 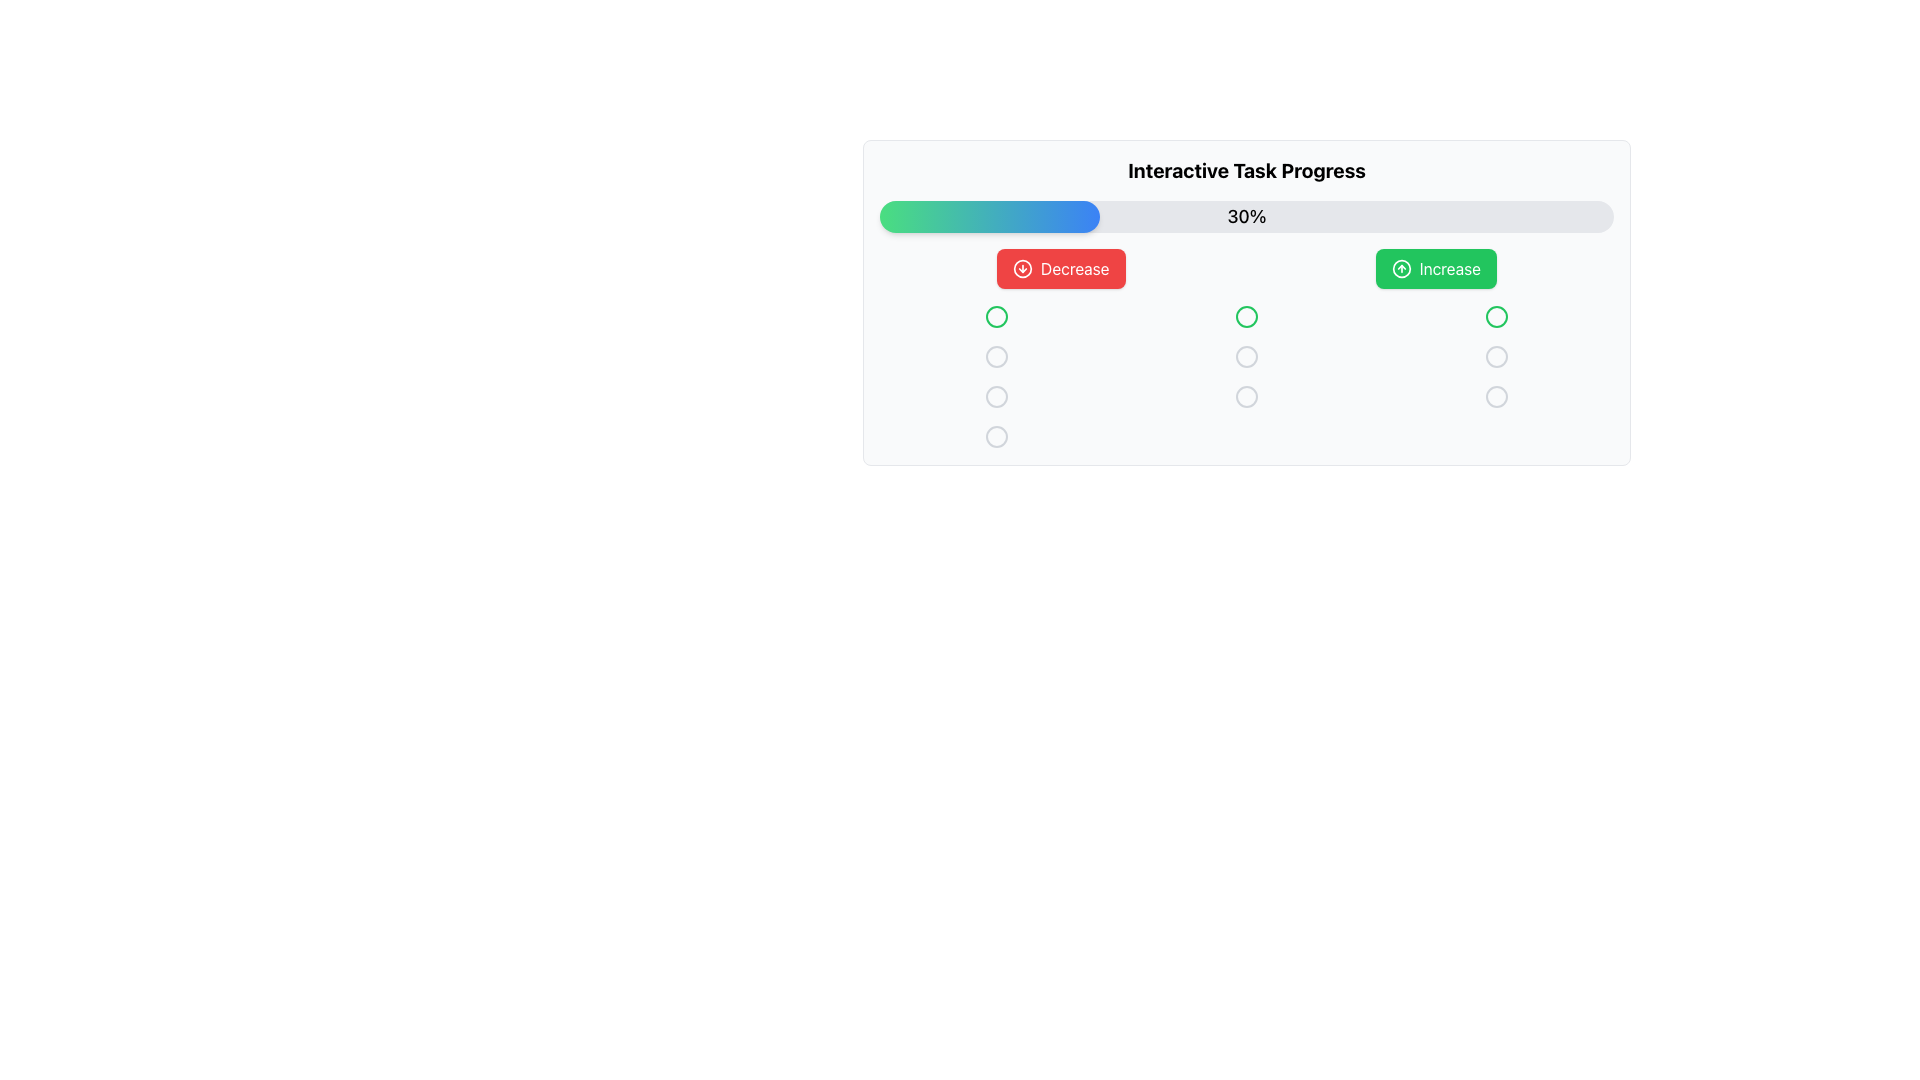 What do you see at coordinates (997, 435) in the screenshot?
I see `the circular indicator button located at the bottom of the vertical group of circular elements, which has a light gray fill and is distinguishable from the white background` at bounding box center [997, 435].